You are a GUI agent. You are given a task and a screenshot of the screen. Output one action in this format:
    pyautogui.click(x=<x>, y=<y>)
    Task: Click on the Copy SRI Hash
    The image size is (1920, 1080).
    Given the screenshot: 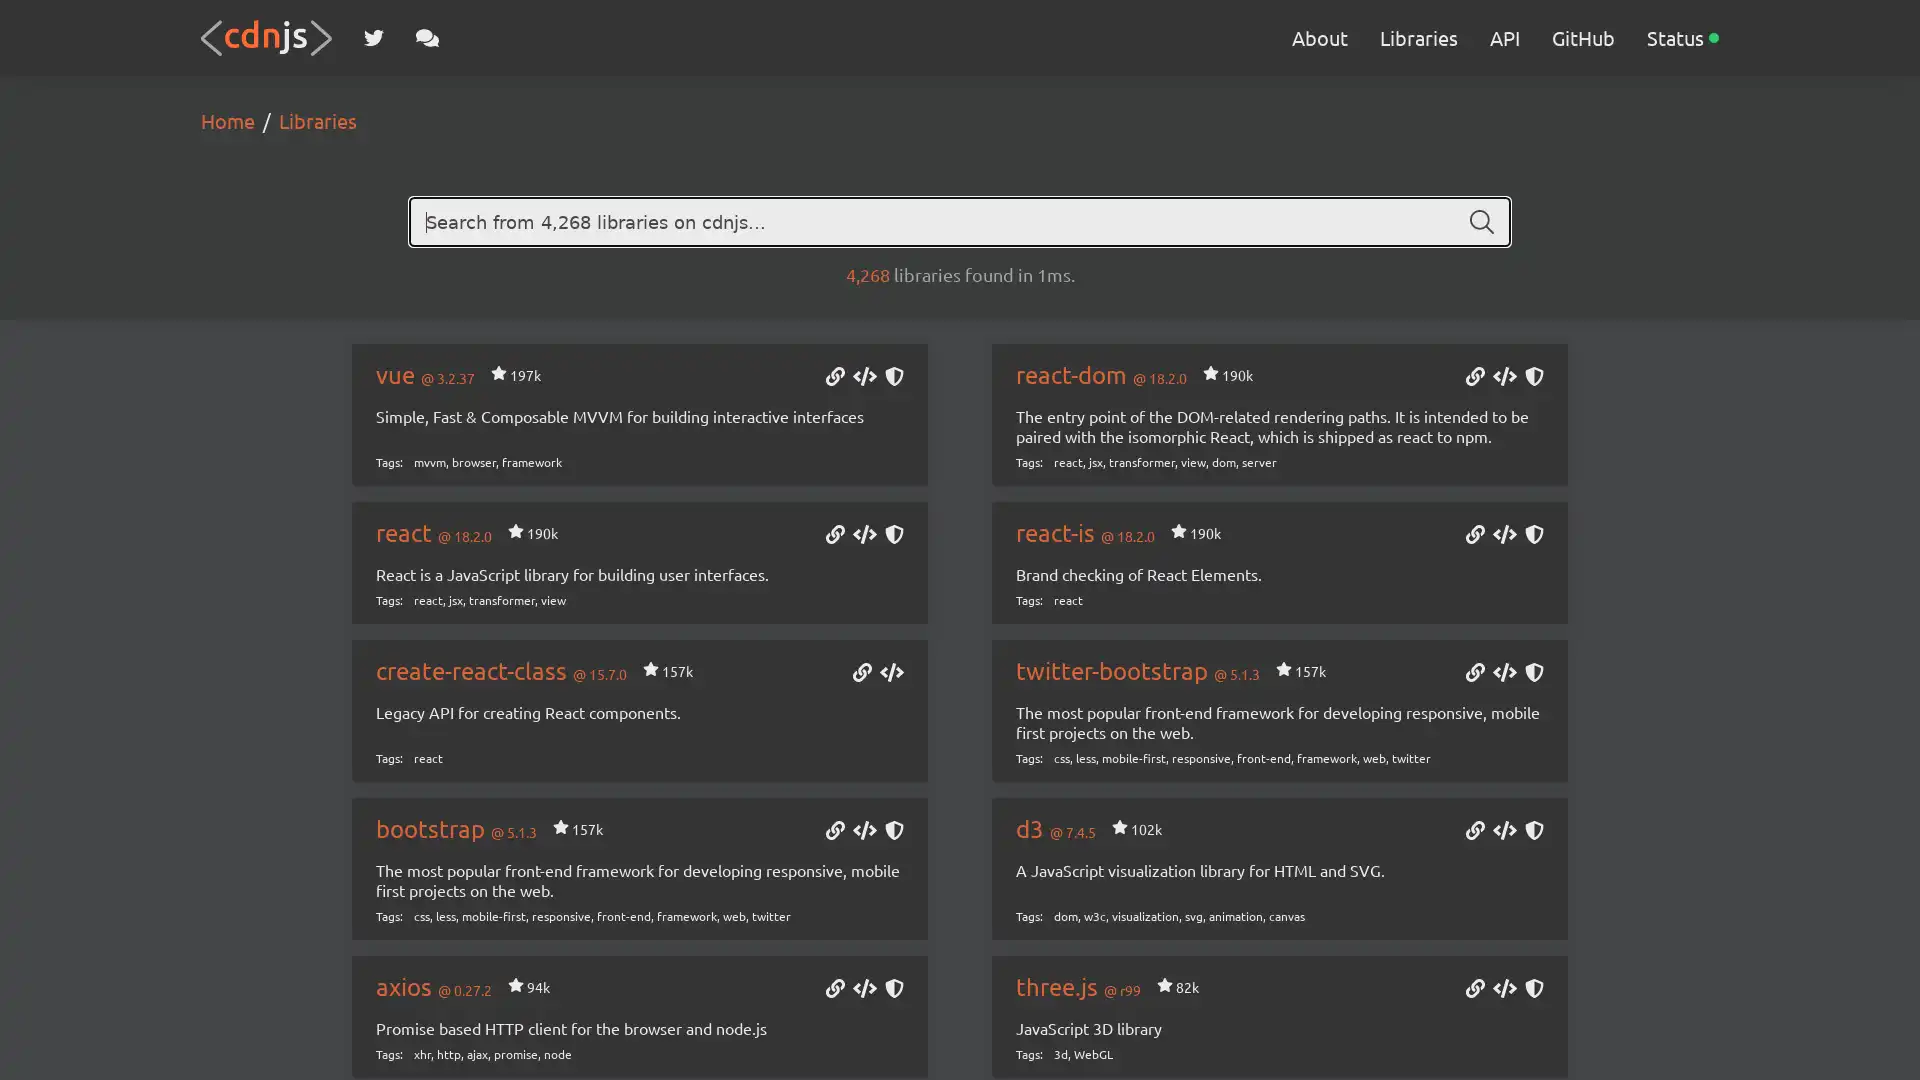 What is the action you would take?
    pyautogui.click(x=1533, y=535)
    